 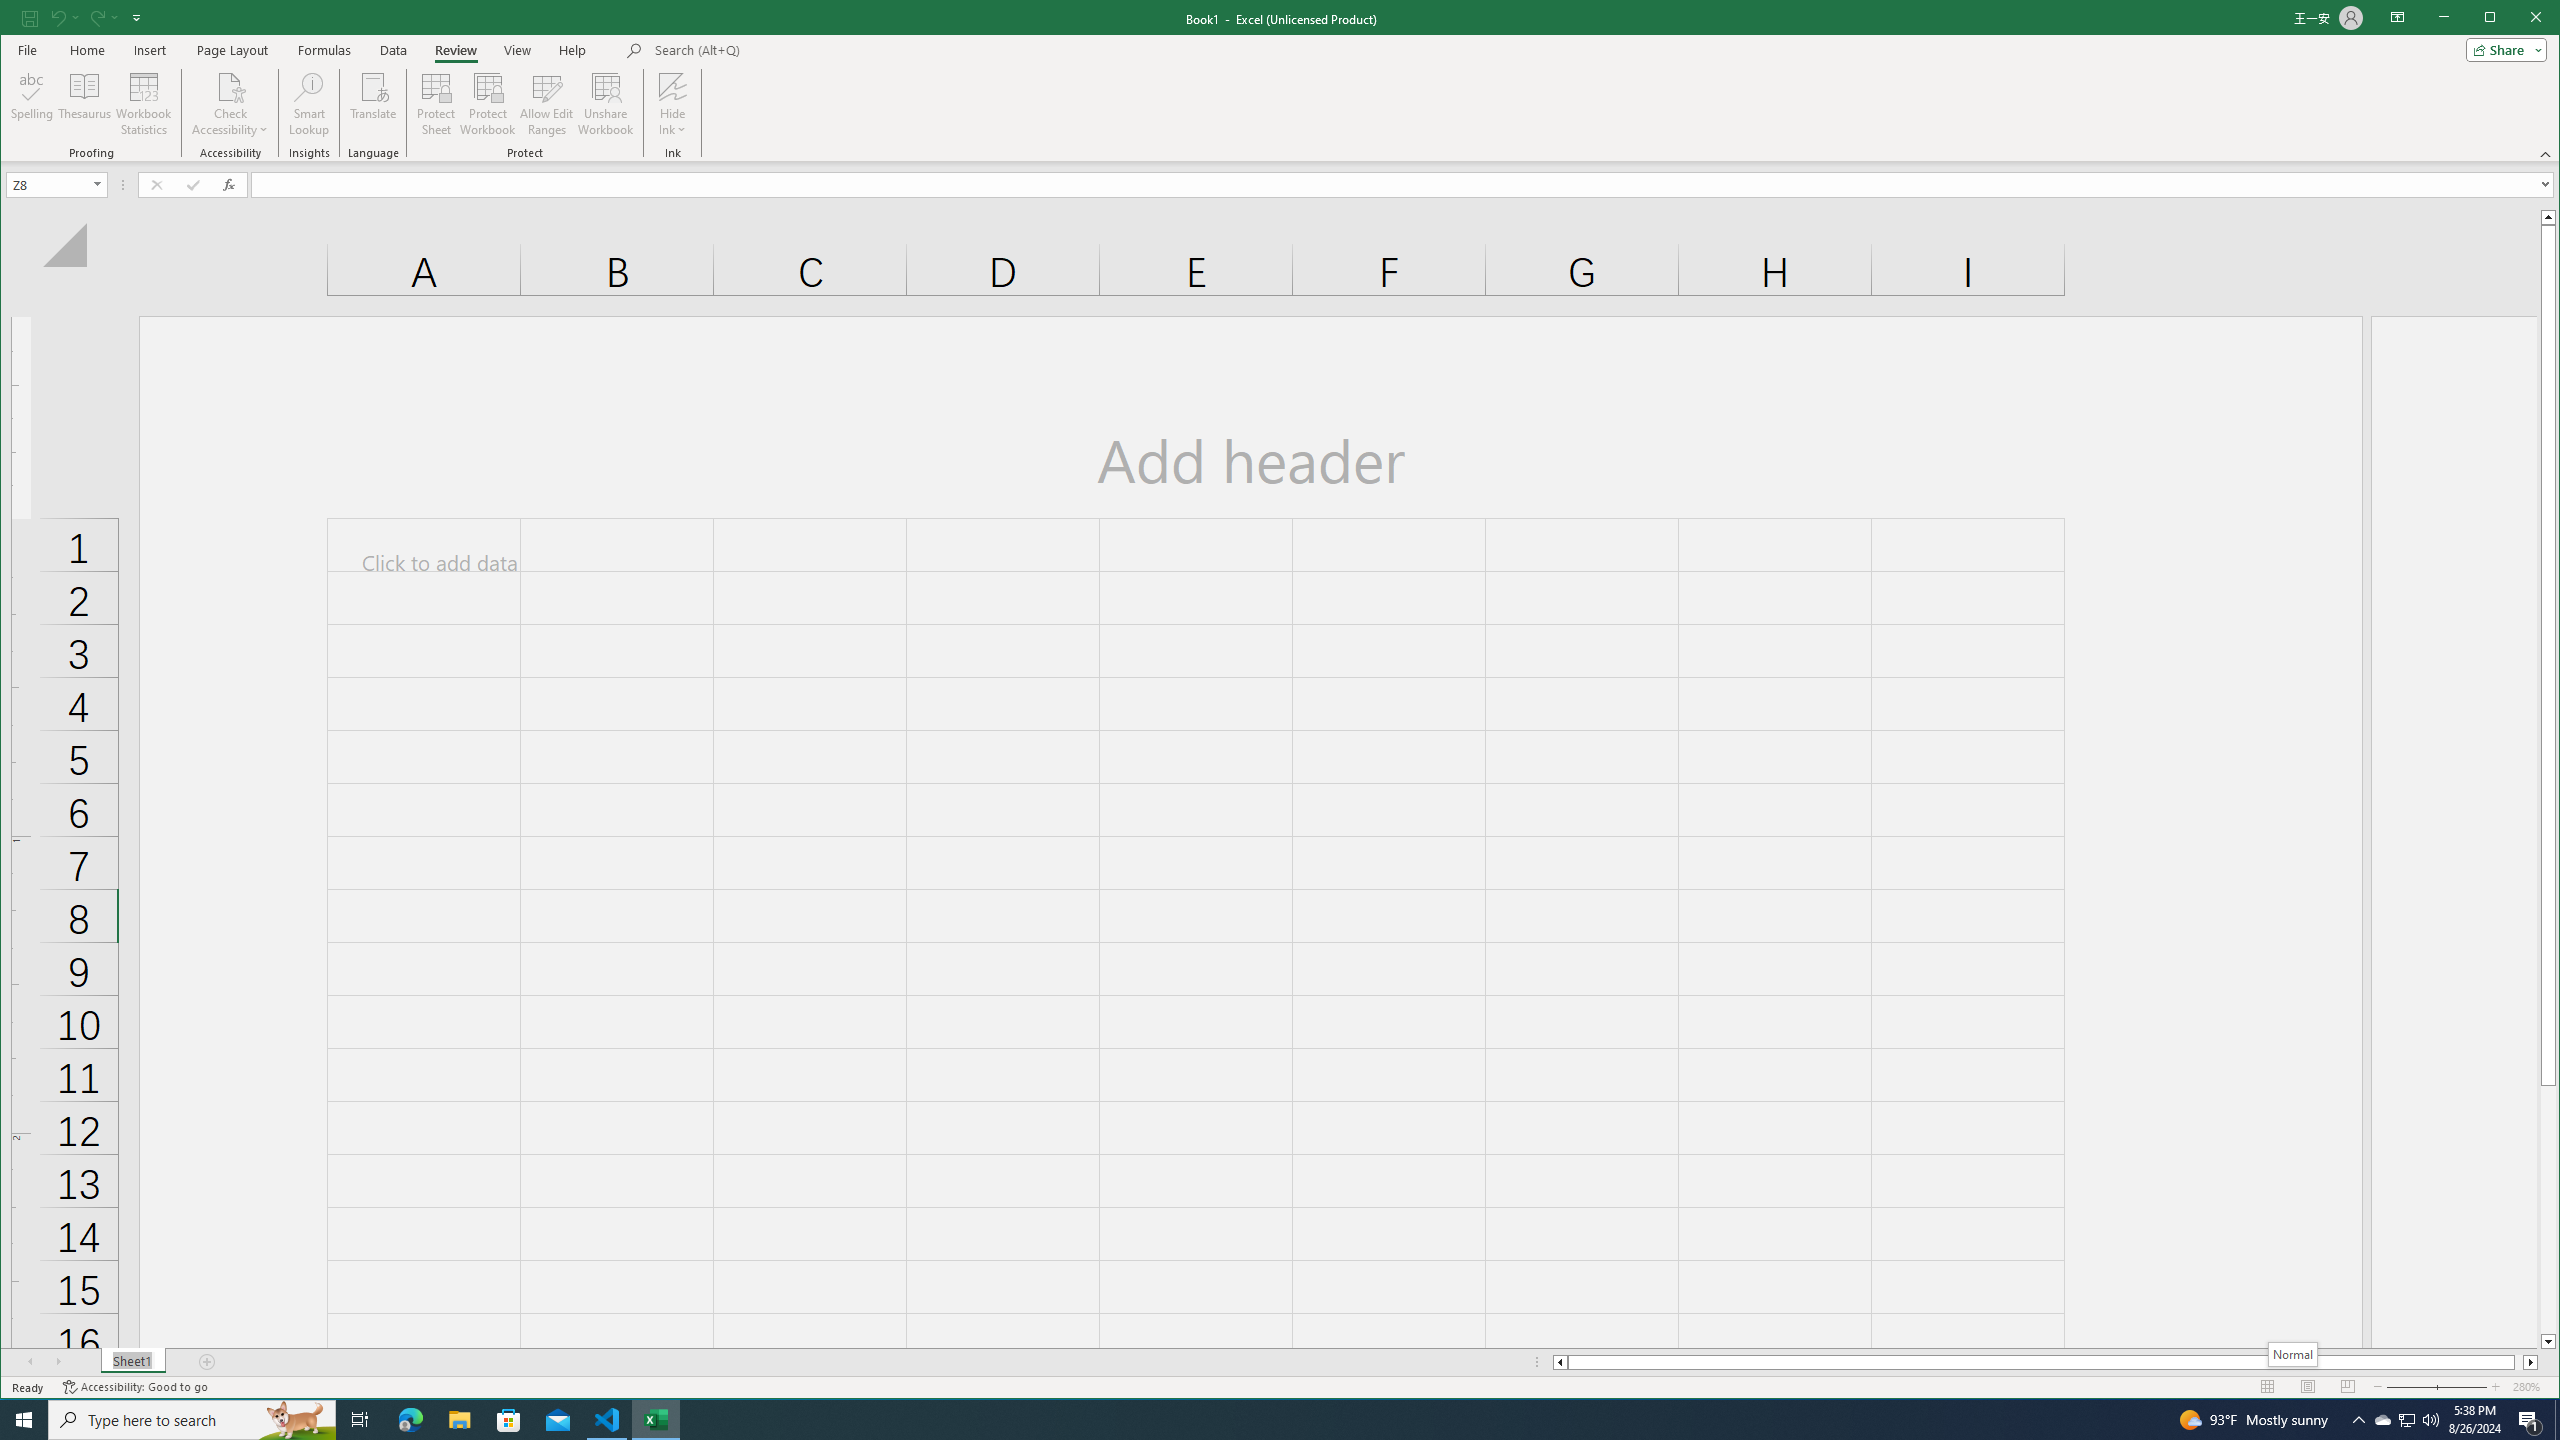 What do you see at coordinates (792, 49) in the screenshot?
I see `'Microsoft search'` at bounding box center [792, 49].